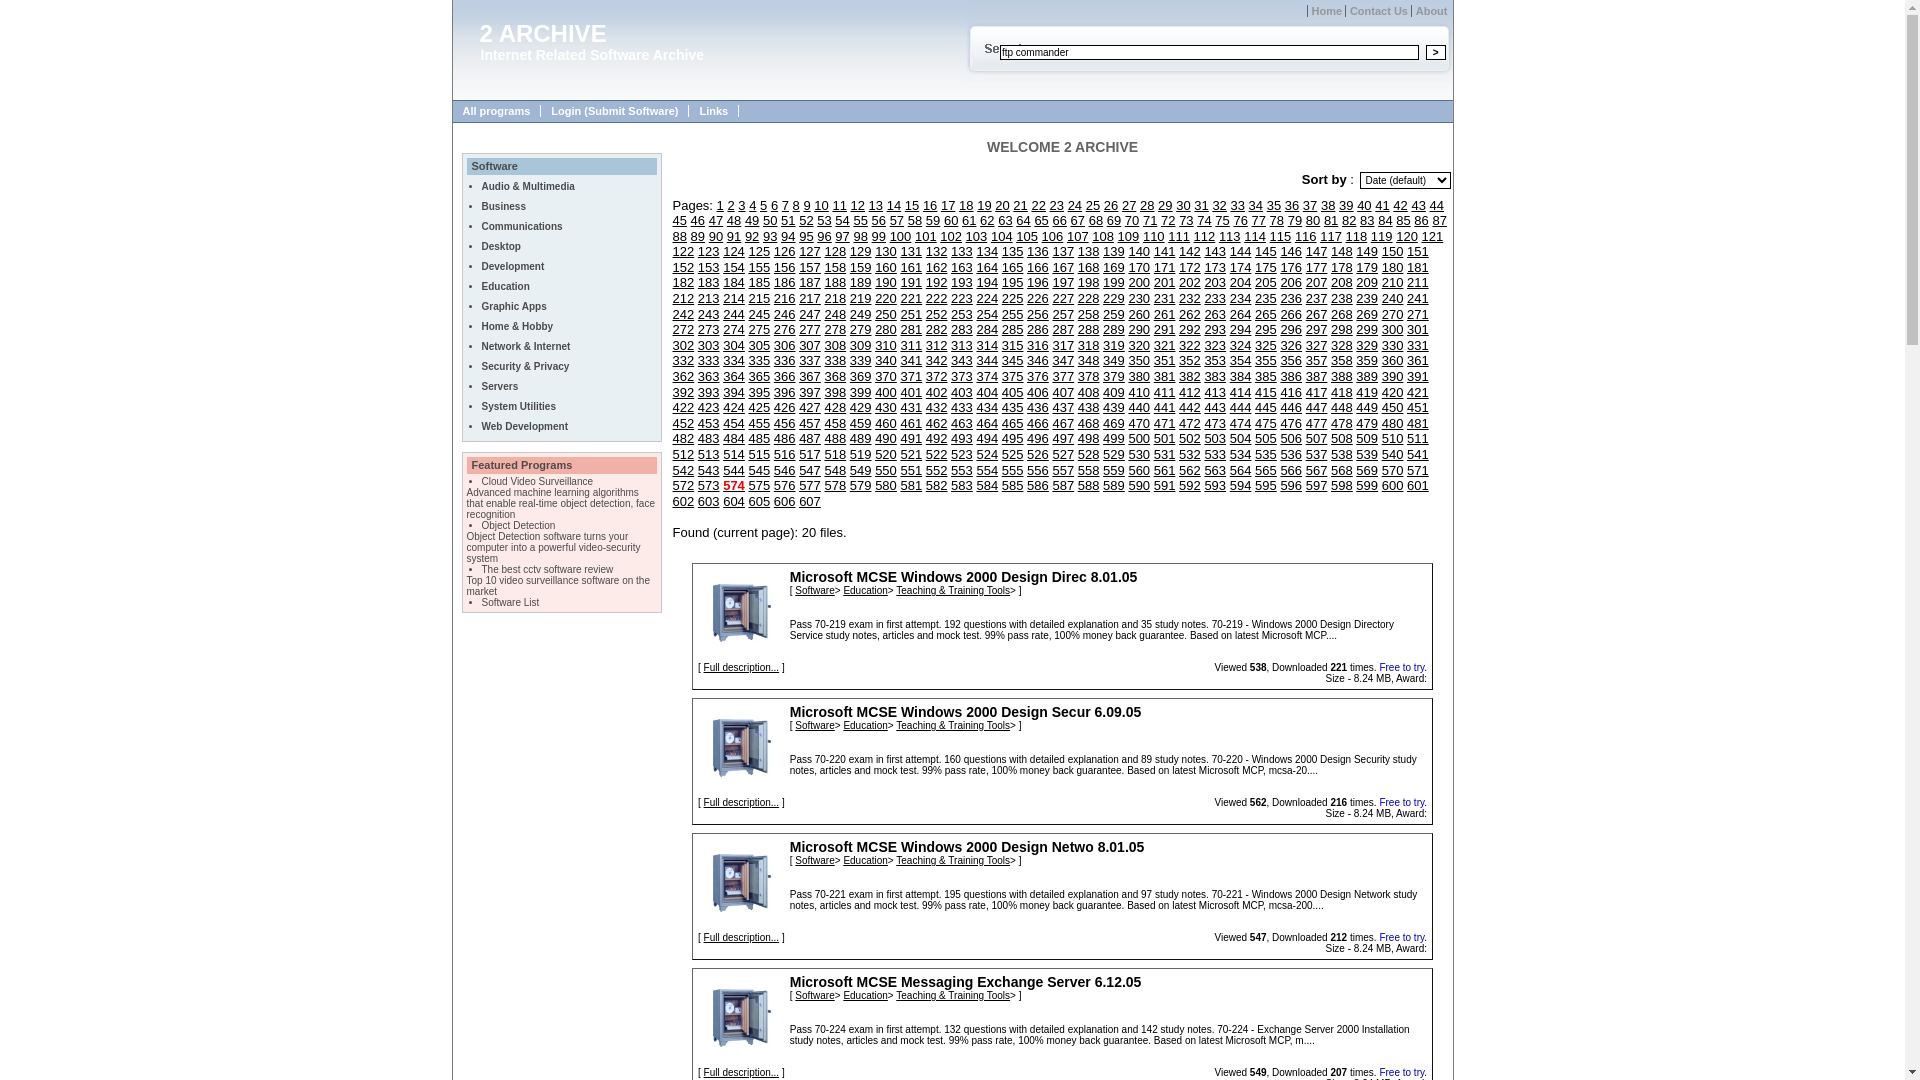 This screenshot has width=1920, height=1080. I want to click on 'DownloadMicrosoft MCSE Windows 2000 Design Netwo 8.01.05', so click(739, 881).